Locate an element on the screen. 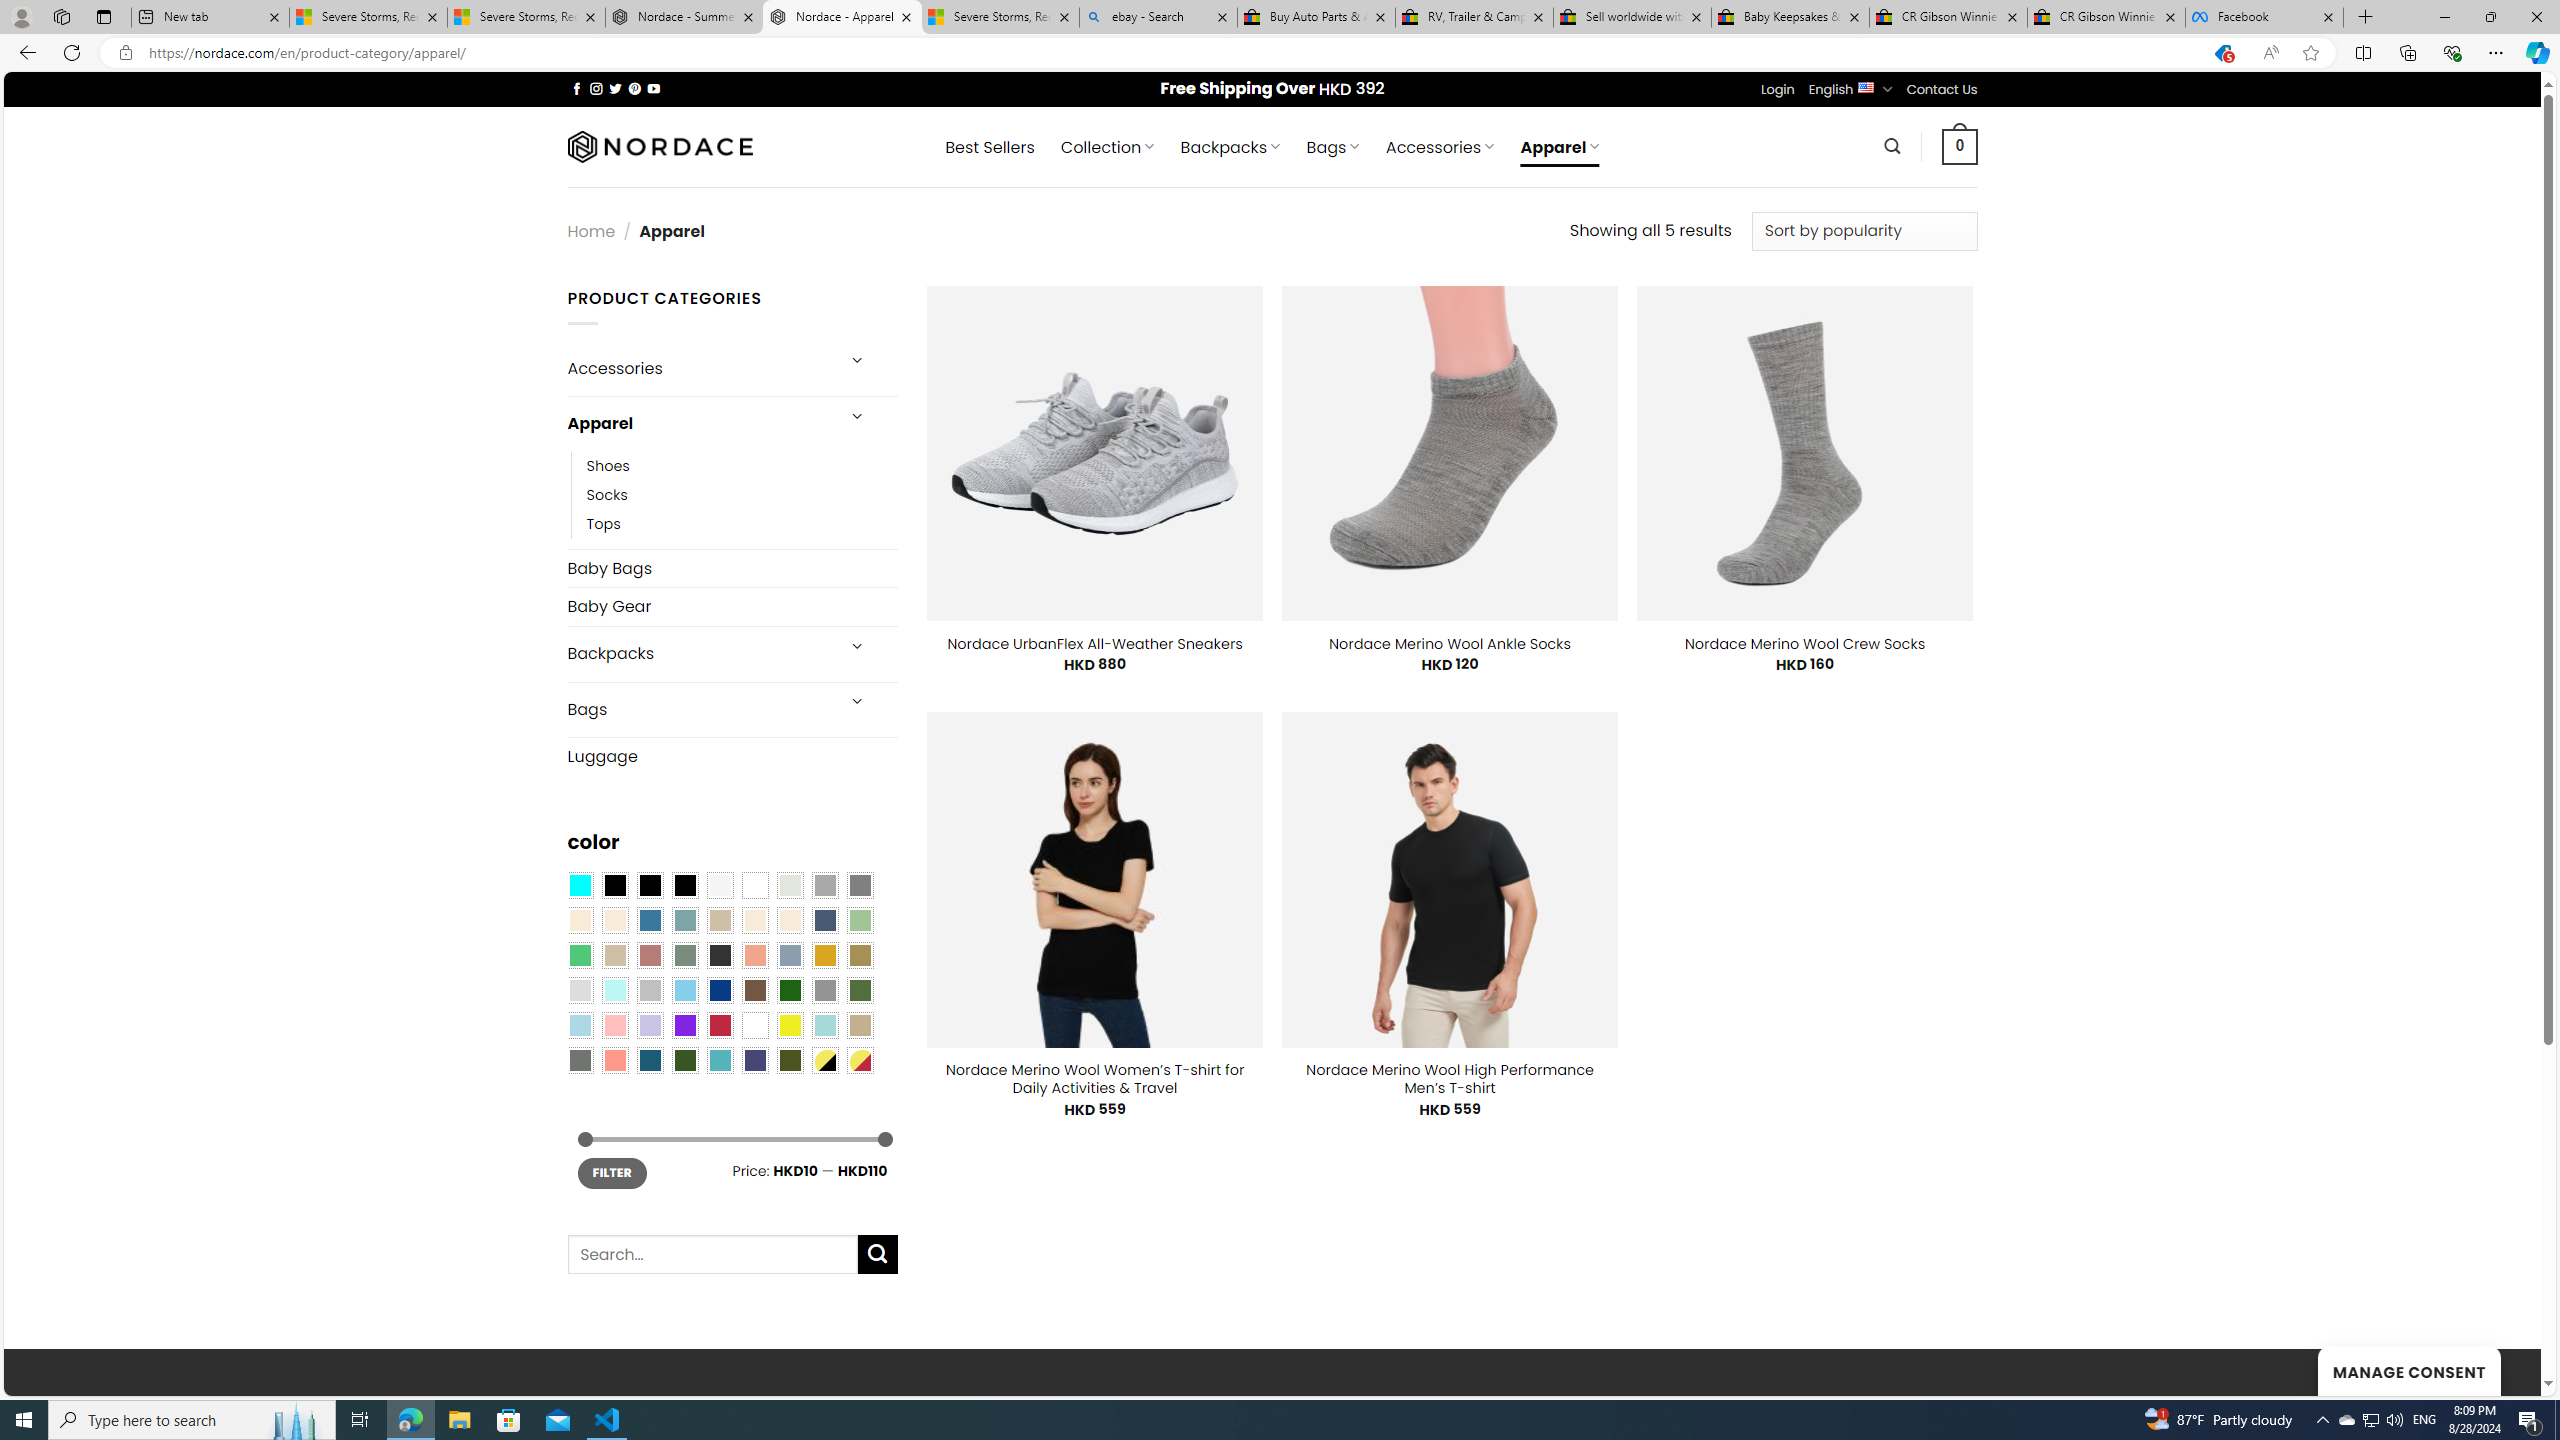  '  Best Sellers' is located at coordinates (988, 146).